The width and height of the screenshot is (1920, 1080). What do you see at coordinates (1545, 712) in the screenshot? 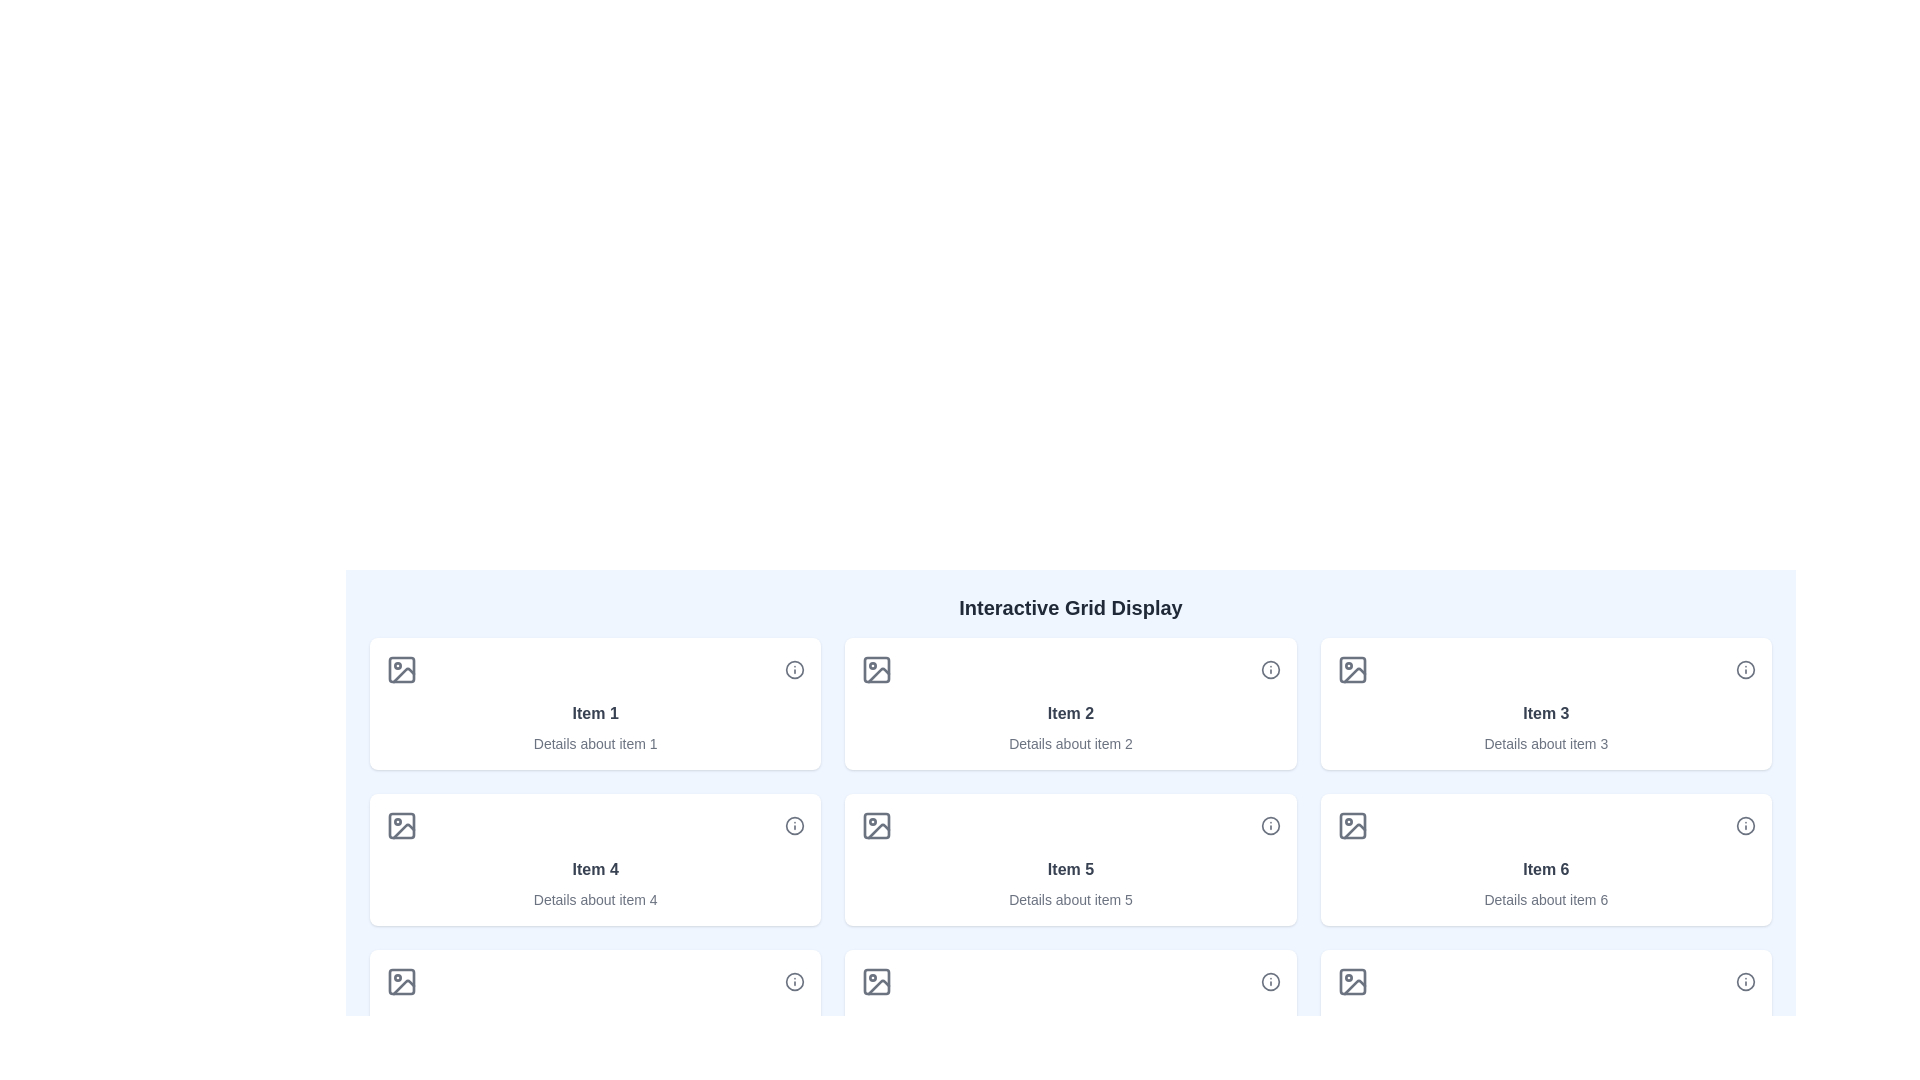
I see `text label displaying 'Item 3' which is bold and dark gray, located in the second row and third column of the grid layout` at bounding box center [1545, 712].